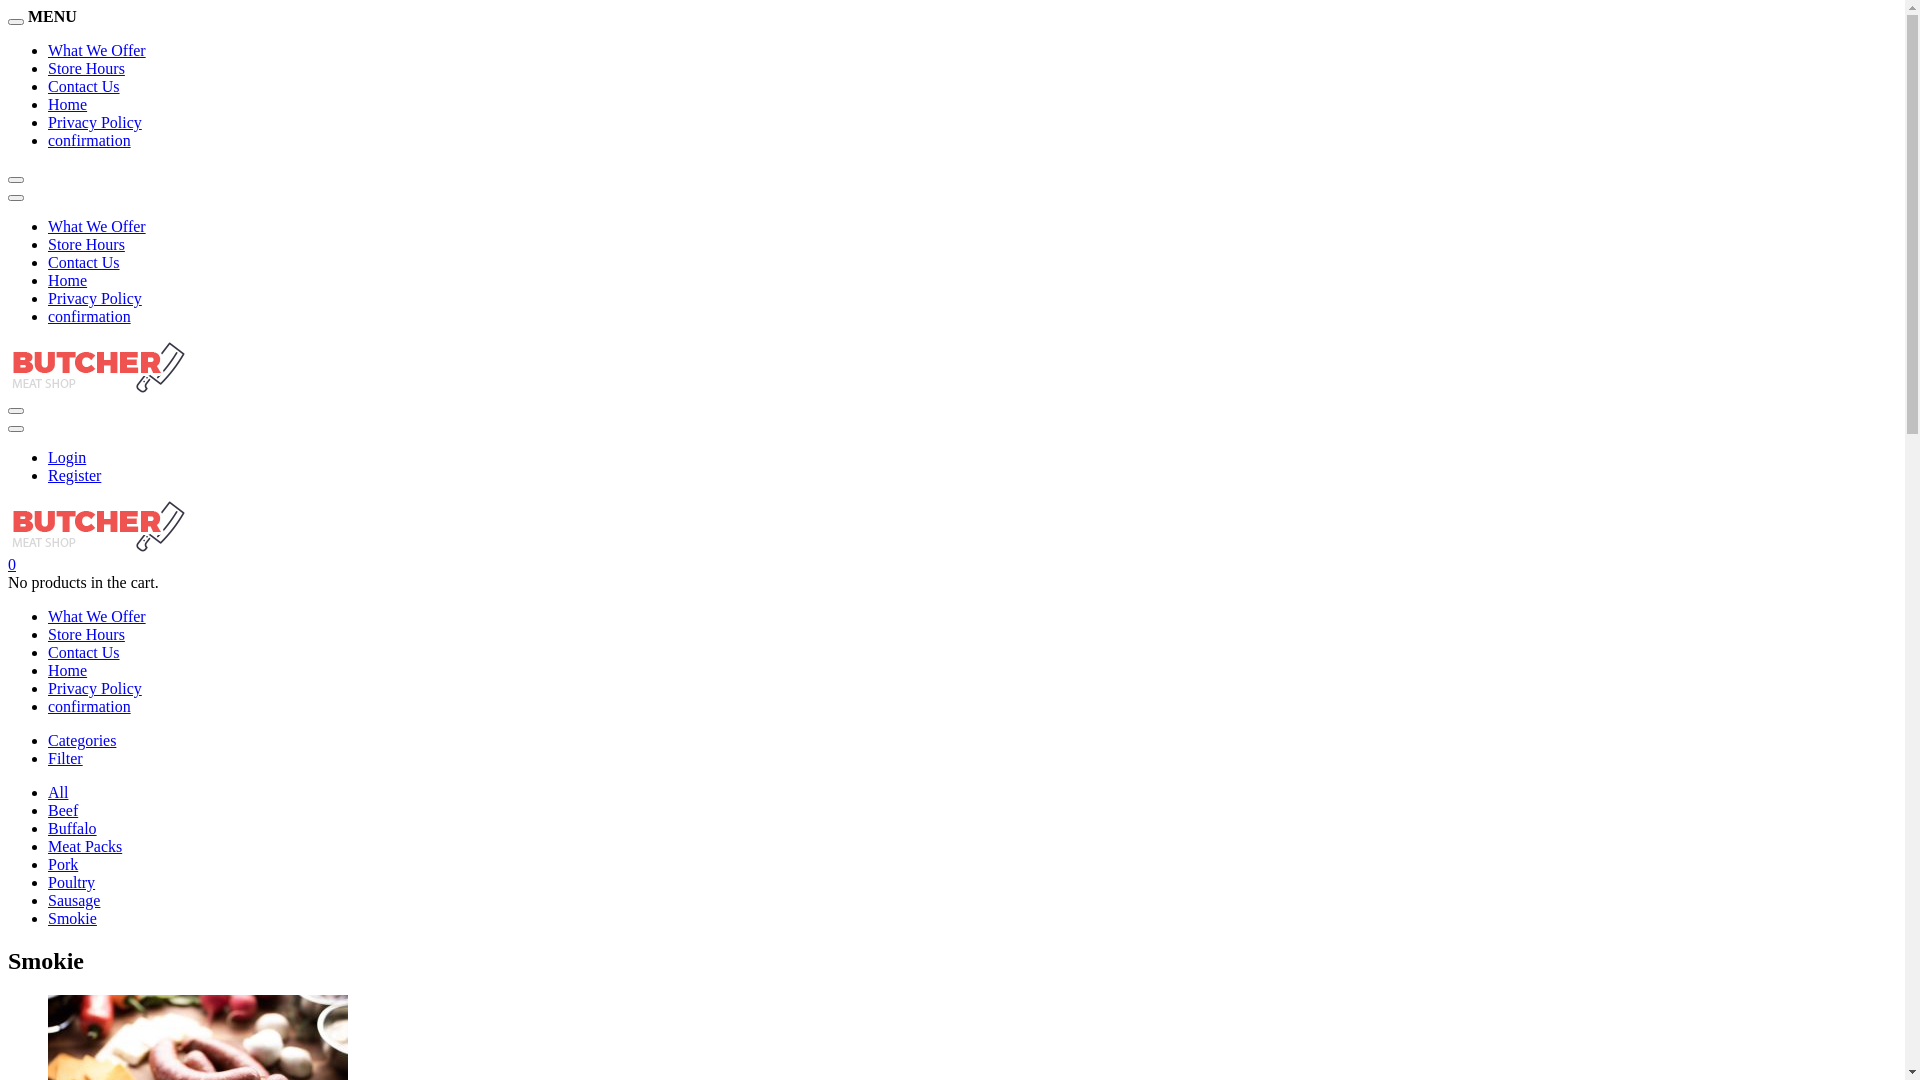 The image size is (1920, 1080). I want to click on 'Pork', so click(62, 863).